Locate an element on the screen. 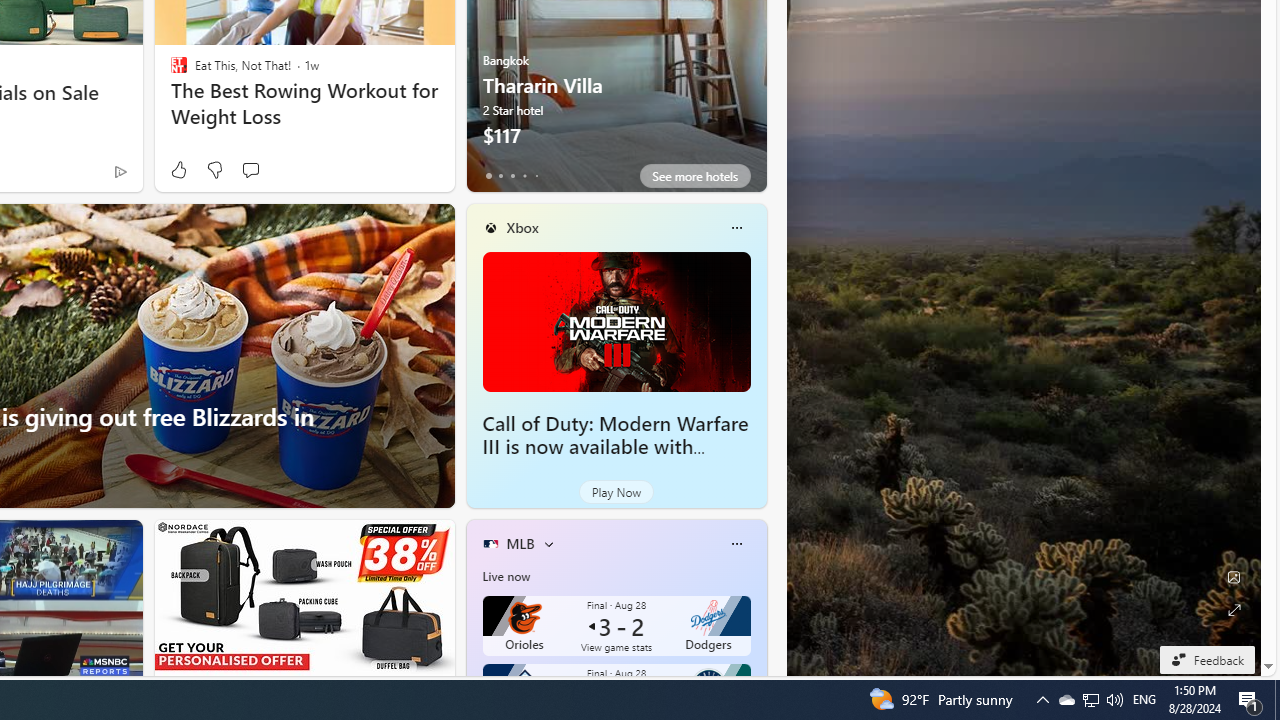 Image resolution: width=1280 pixels, height=720 pixels. 'More options' is located at coordinates (735, 543).